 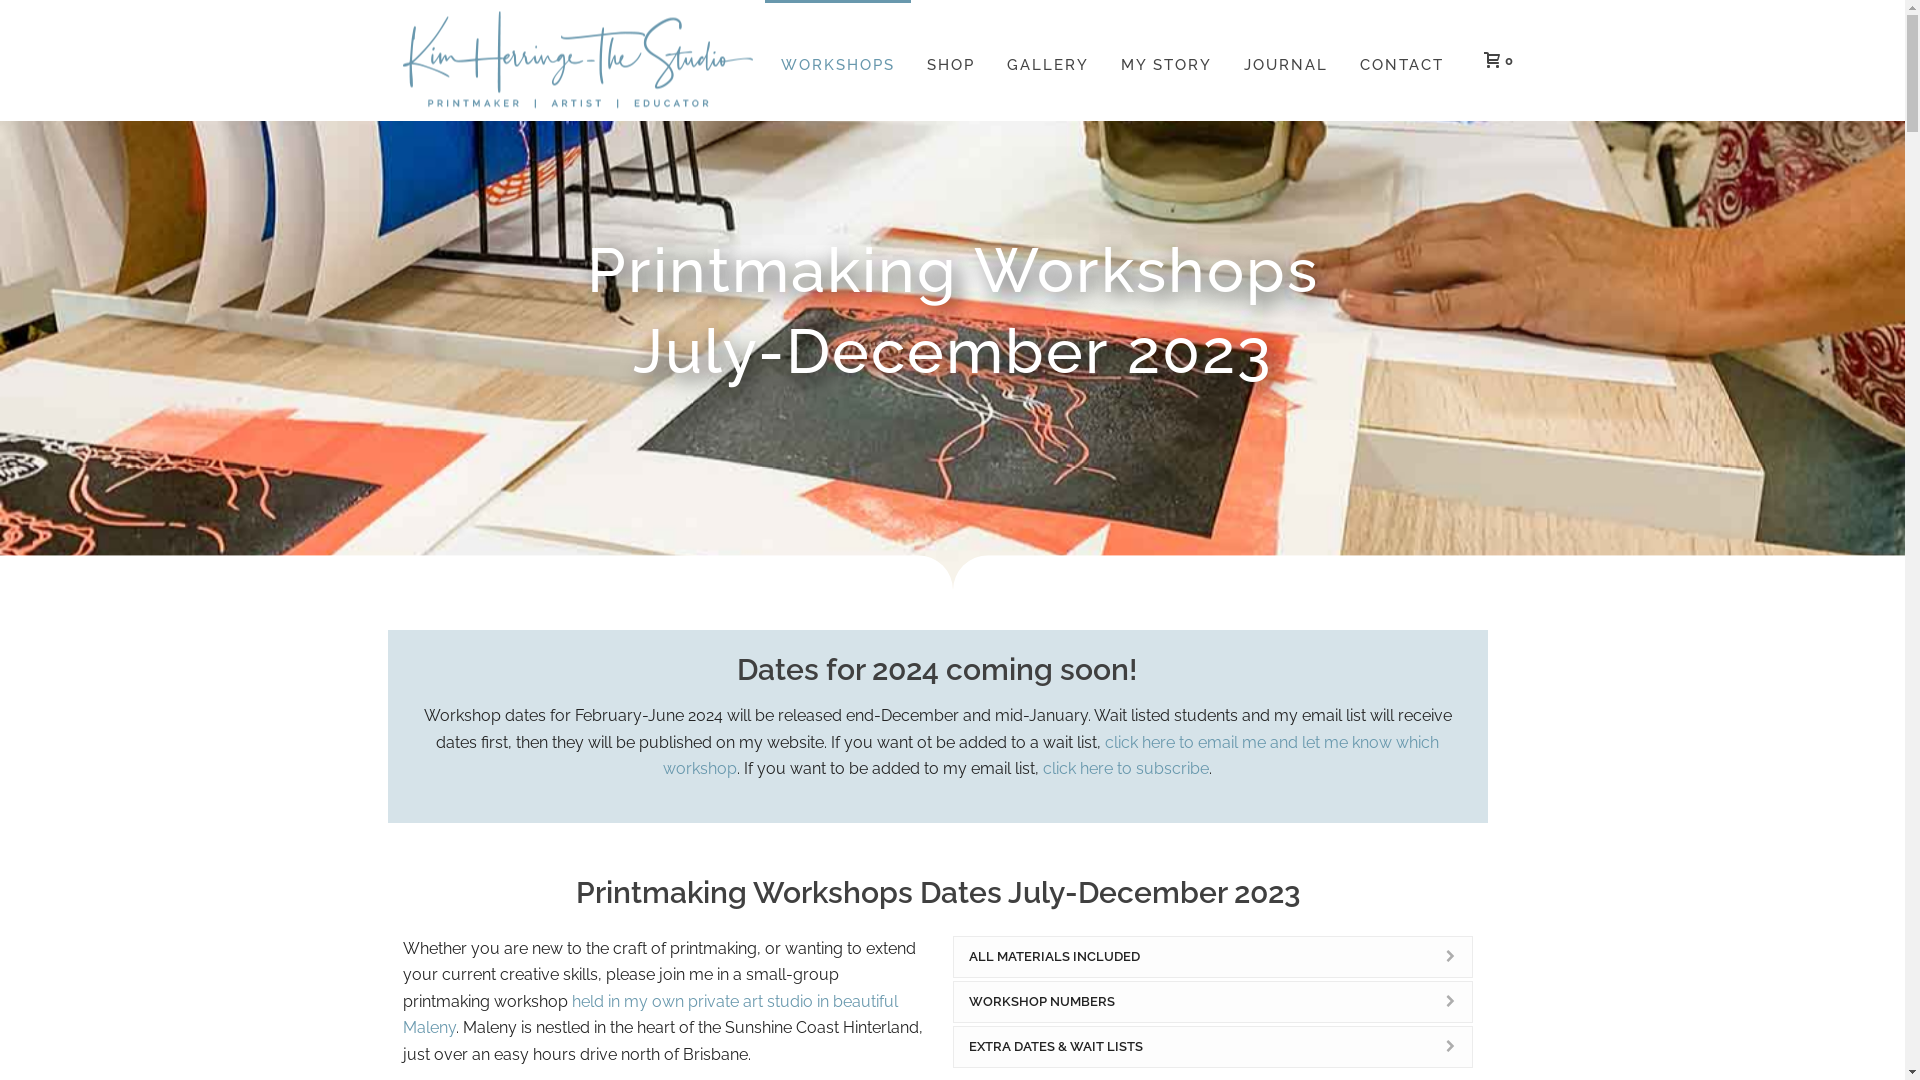 What do you see at coordinates (836, 59) in the screenshot?
I see `'WORKSHOPS'` at bounding box center [836, 59].